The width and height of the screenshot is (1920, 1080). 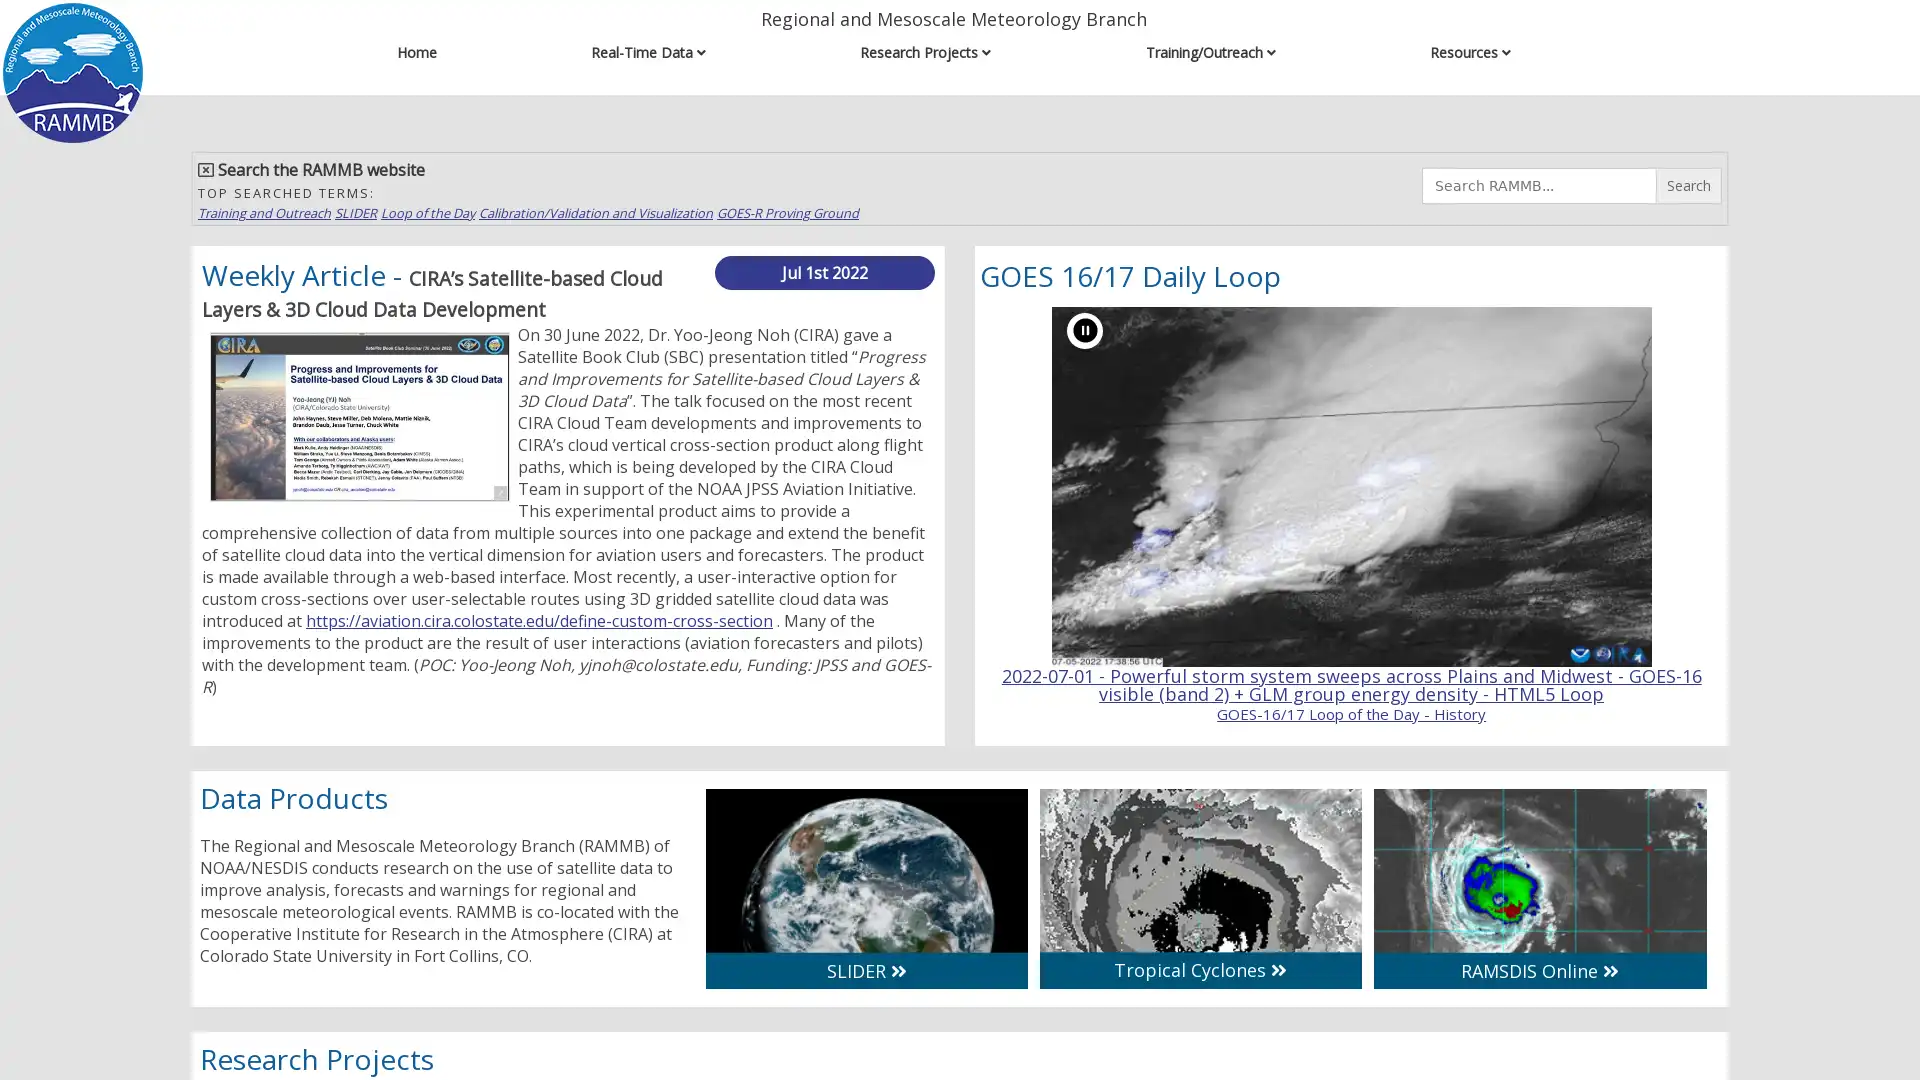 I want to click on Search, so click(x=1688, y=185).